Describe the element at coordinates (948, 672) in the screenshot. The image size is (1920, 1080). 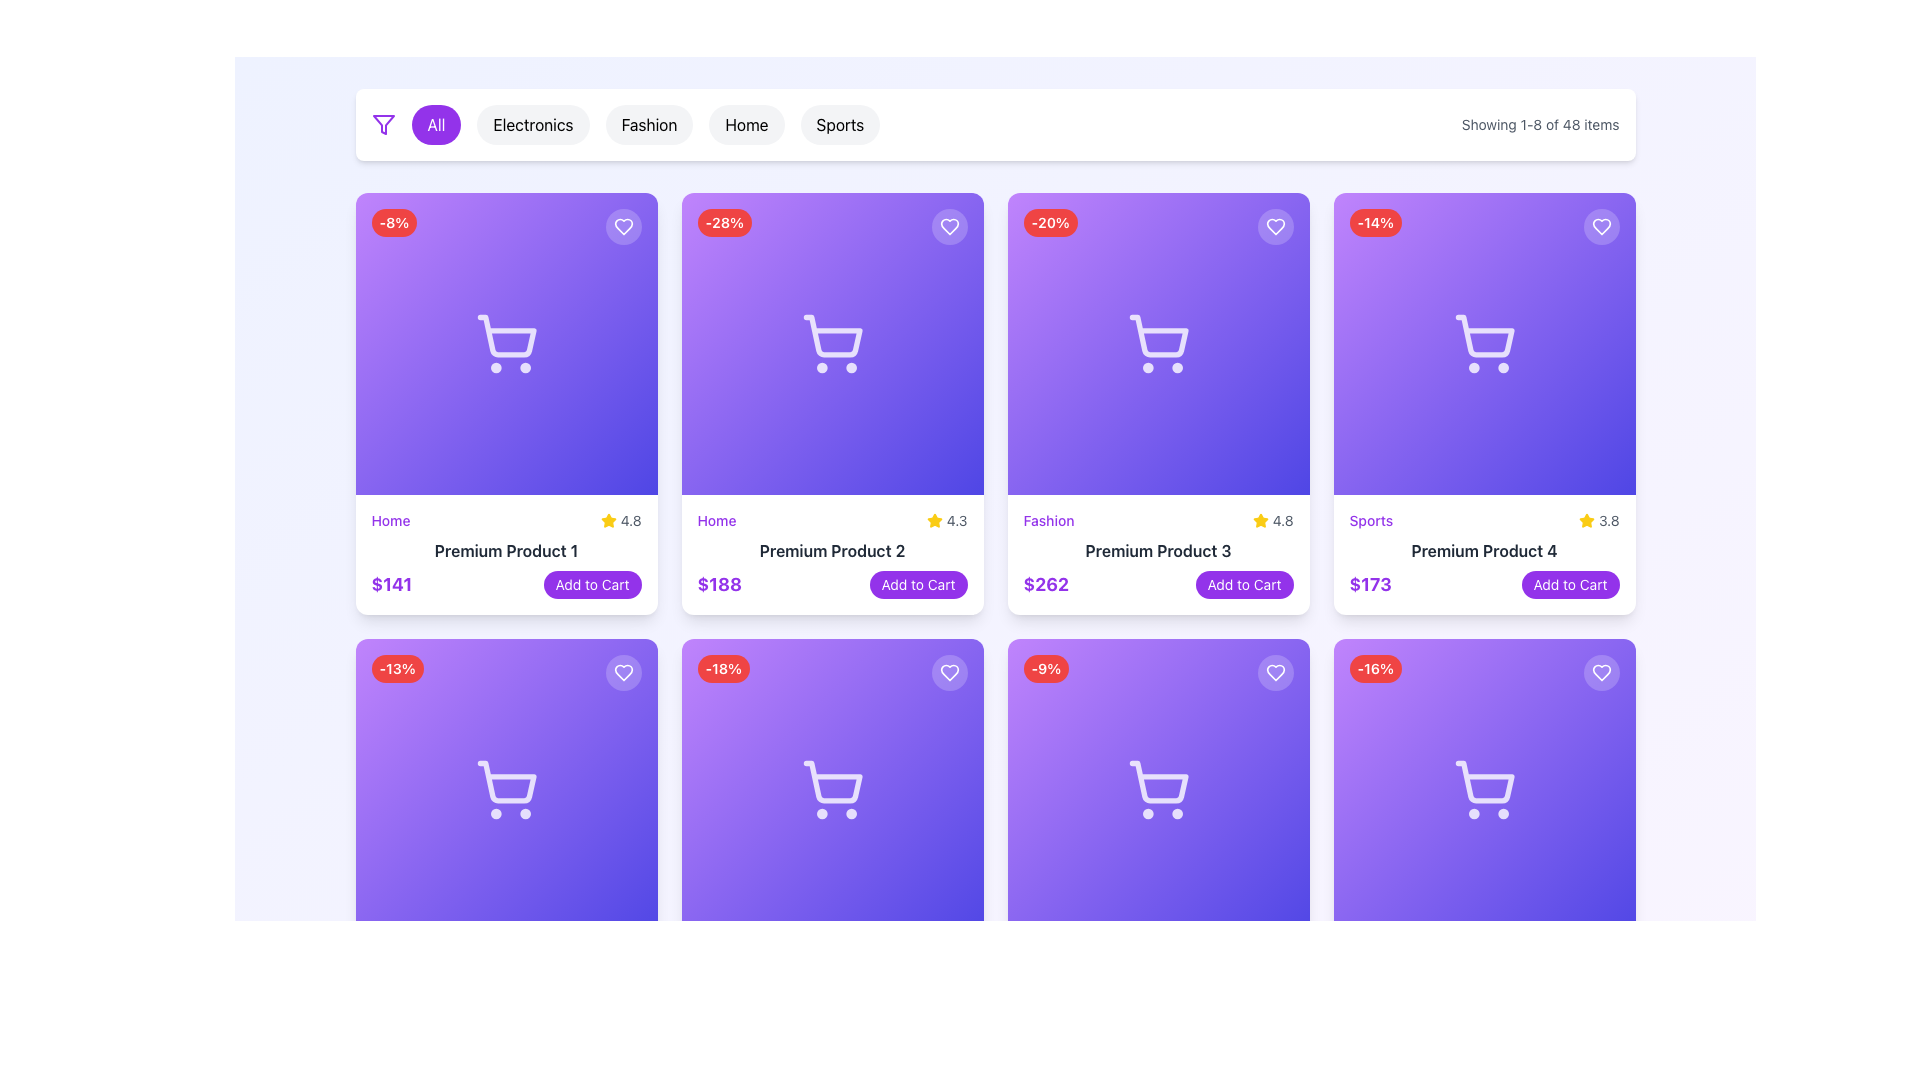
I see `the favorite indicator button located in the top-right corner of the card component featuring a shopping cart icon and a discount label ('-18%')` at that location.